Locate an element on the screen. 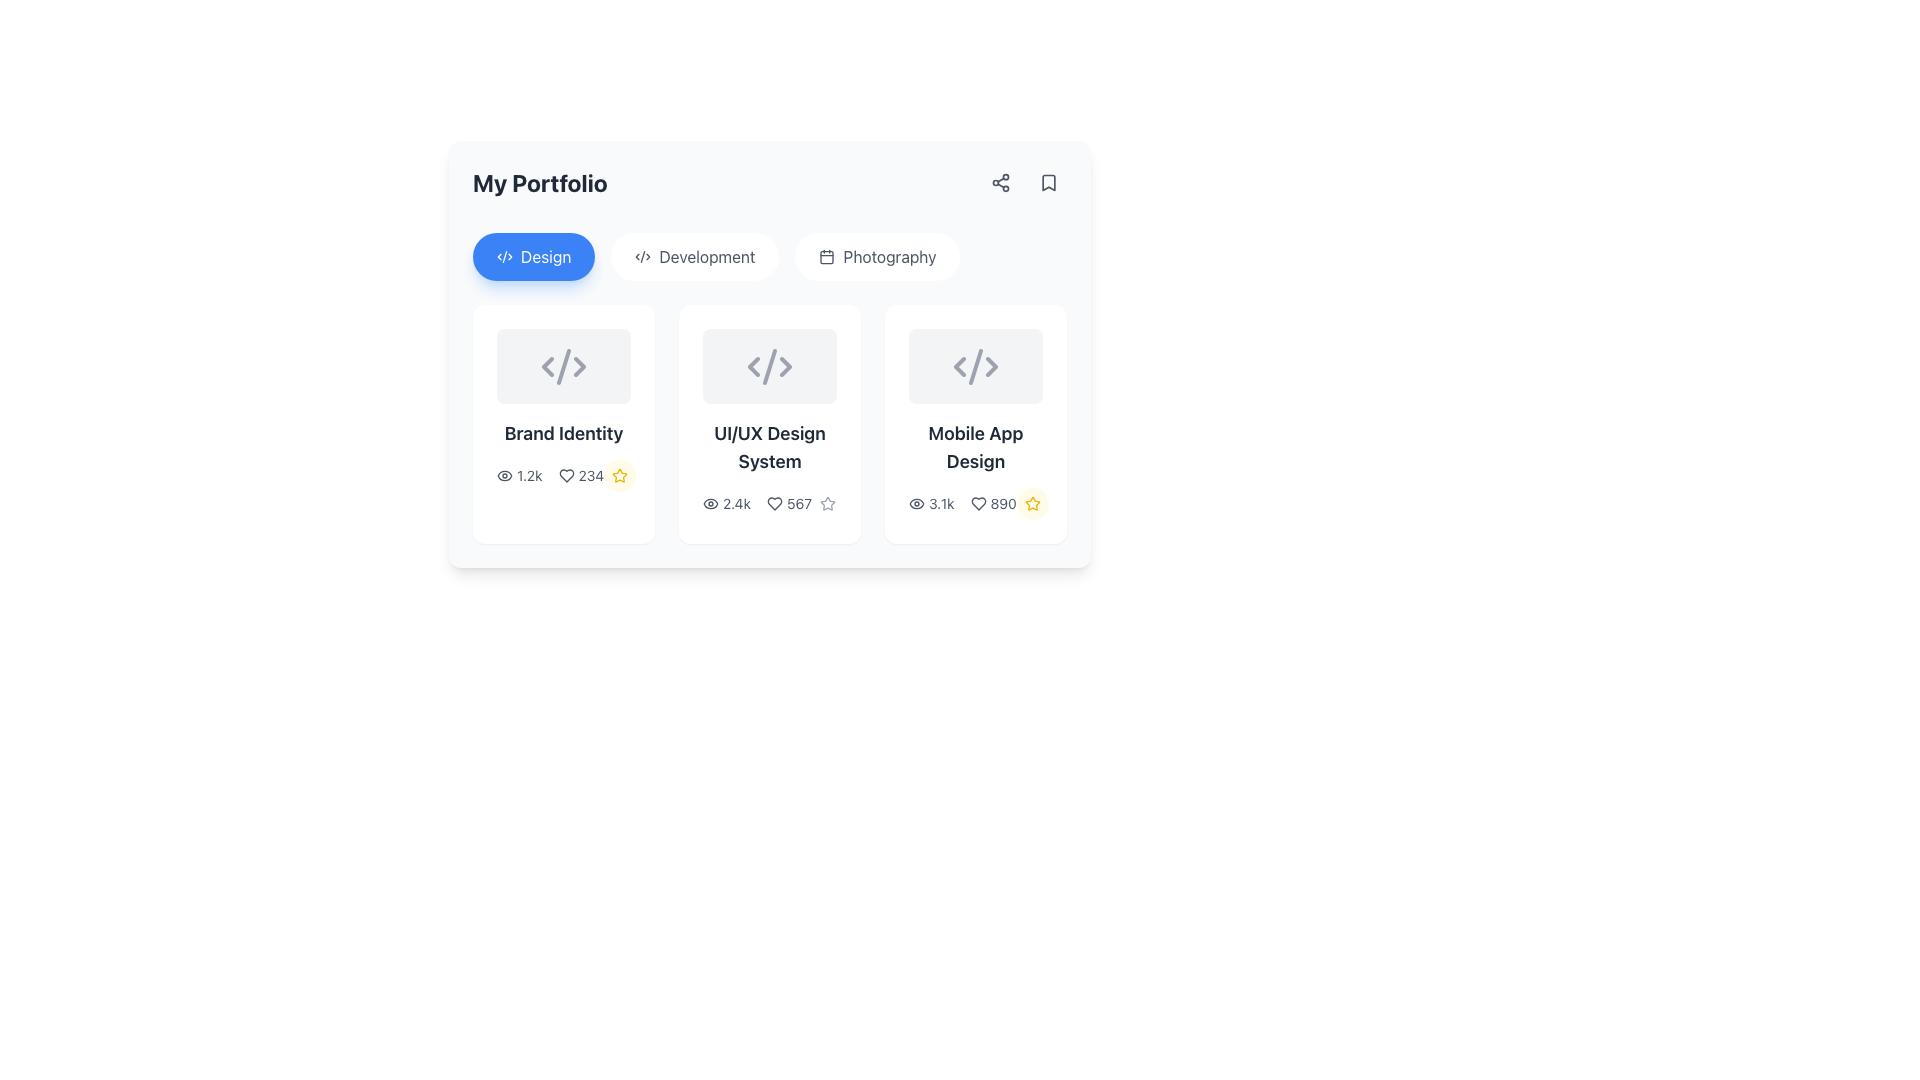 The width and height of the screenshot is (1920, 1080). the star icon located at the bottom-right corner of the 'Brand Identity' card in the 'Design' section to mark it as a favorite is located at coordinates (619, 476).